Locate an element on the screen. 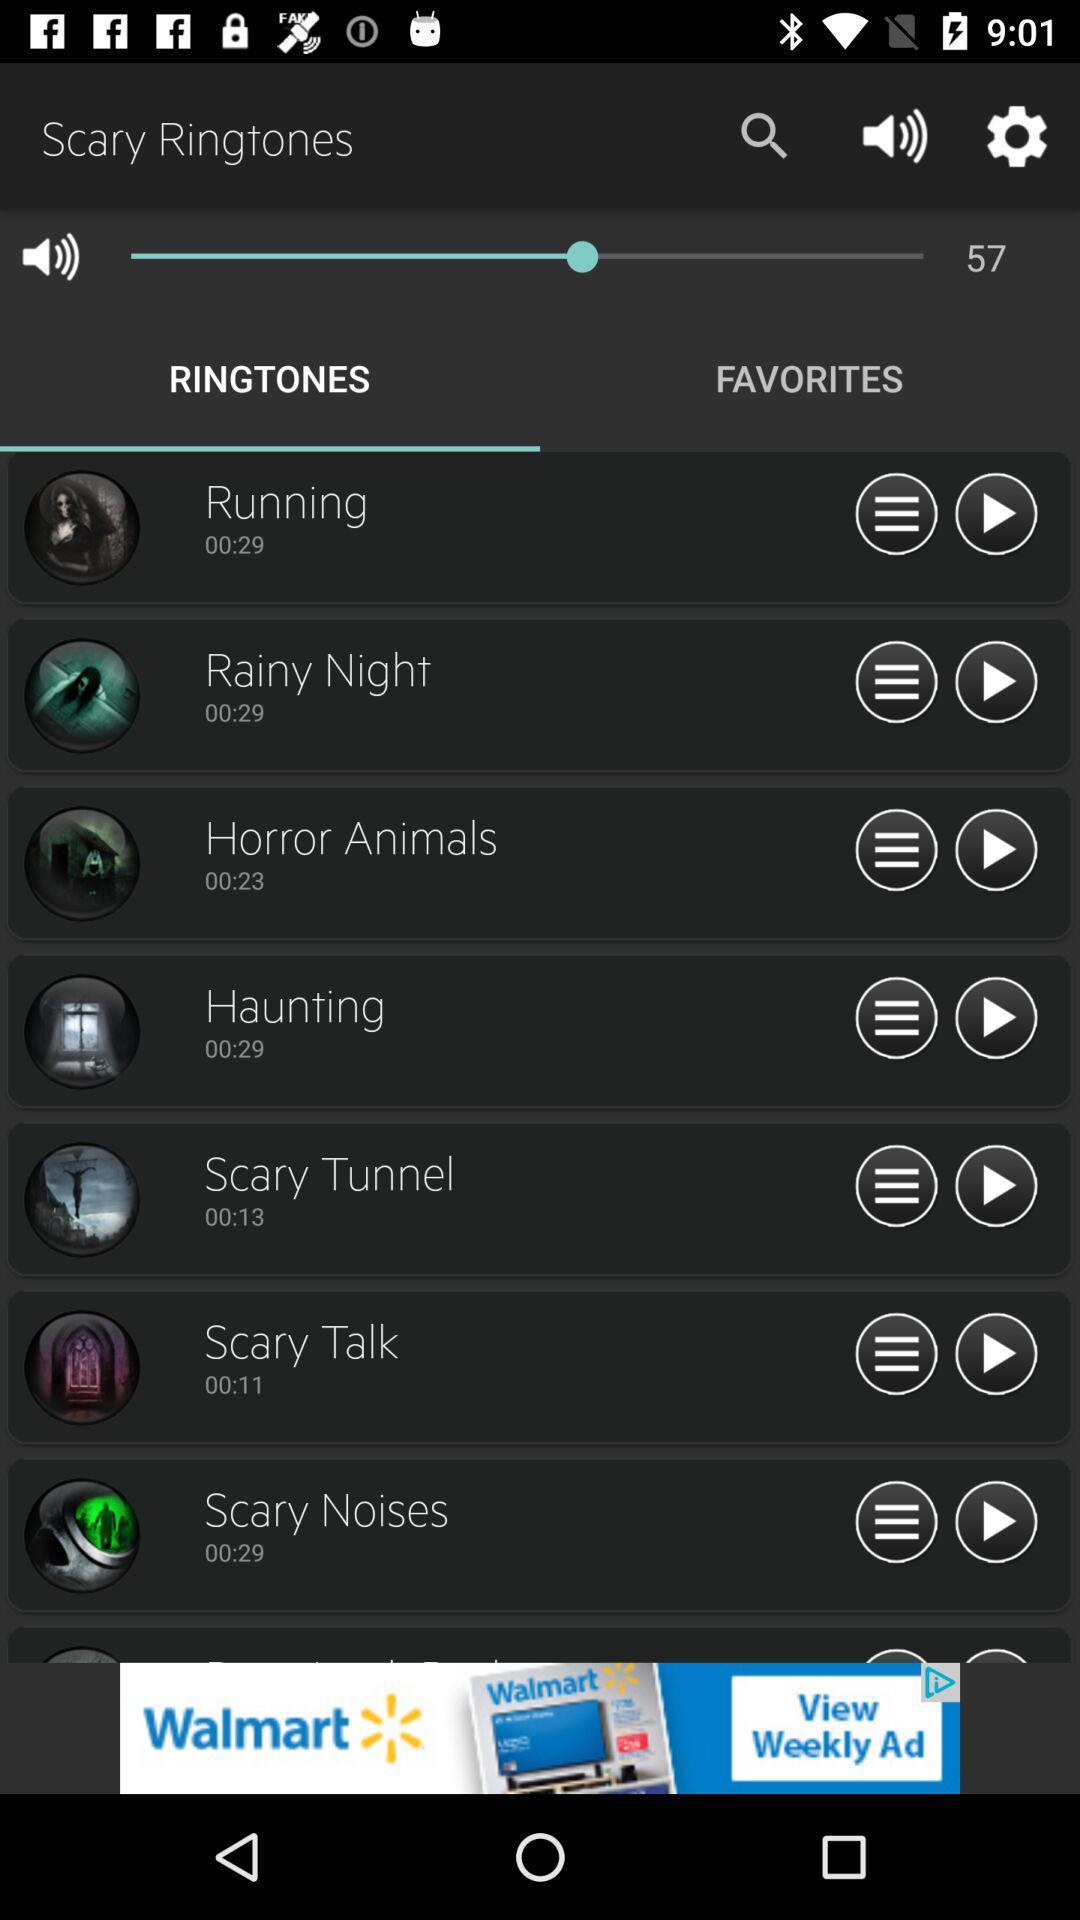 Image resolution: width=1080 pixels, height=1920 pixels. menu option is located at coordinates (895, 1187).